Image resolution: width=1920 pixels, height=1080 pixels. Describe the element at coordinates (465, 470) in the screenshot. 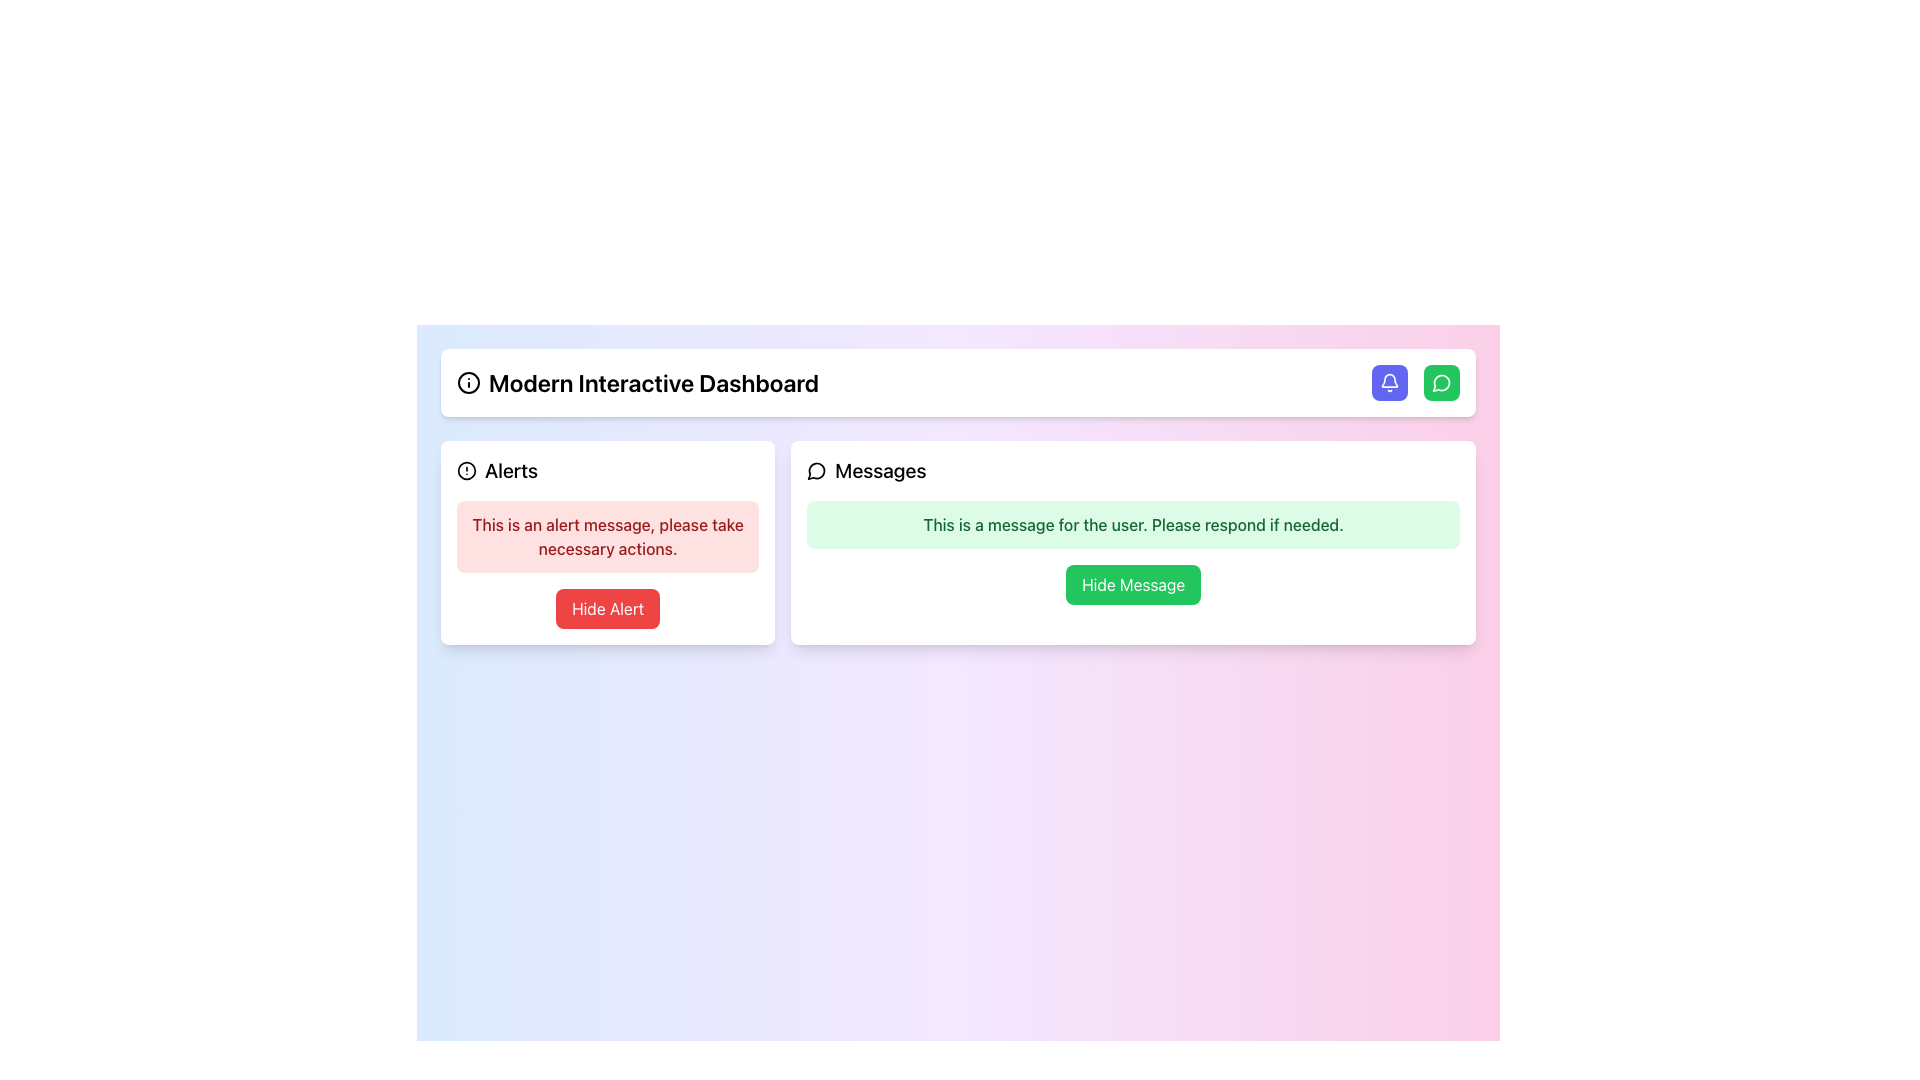

I see `the circular SVG warning icon located at the top left corner of the 'Alerts' card, positioned to the left of the title 'Alerts'` at that location.